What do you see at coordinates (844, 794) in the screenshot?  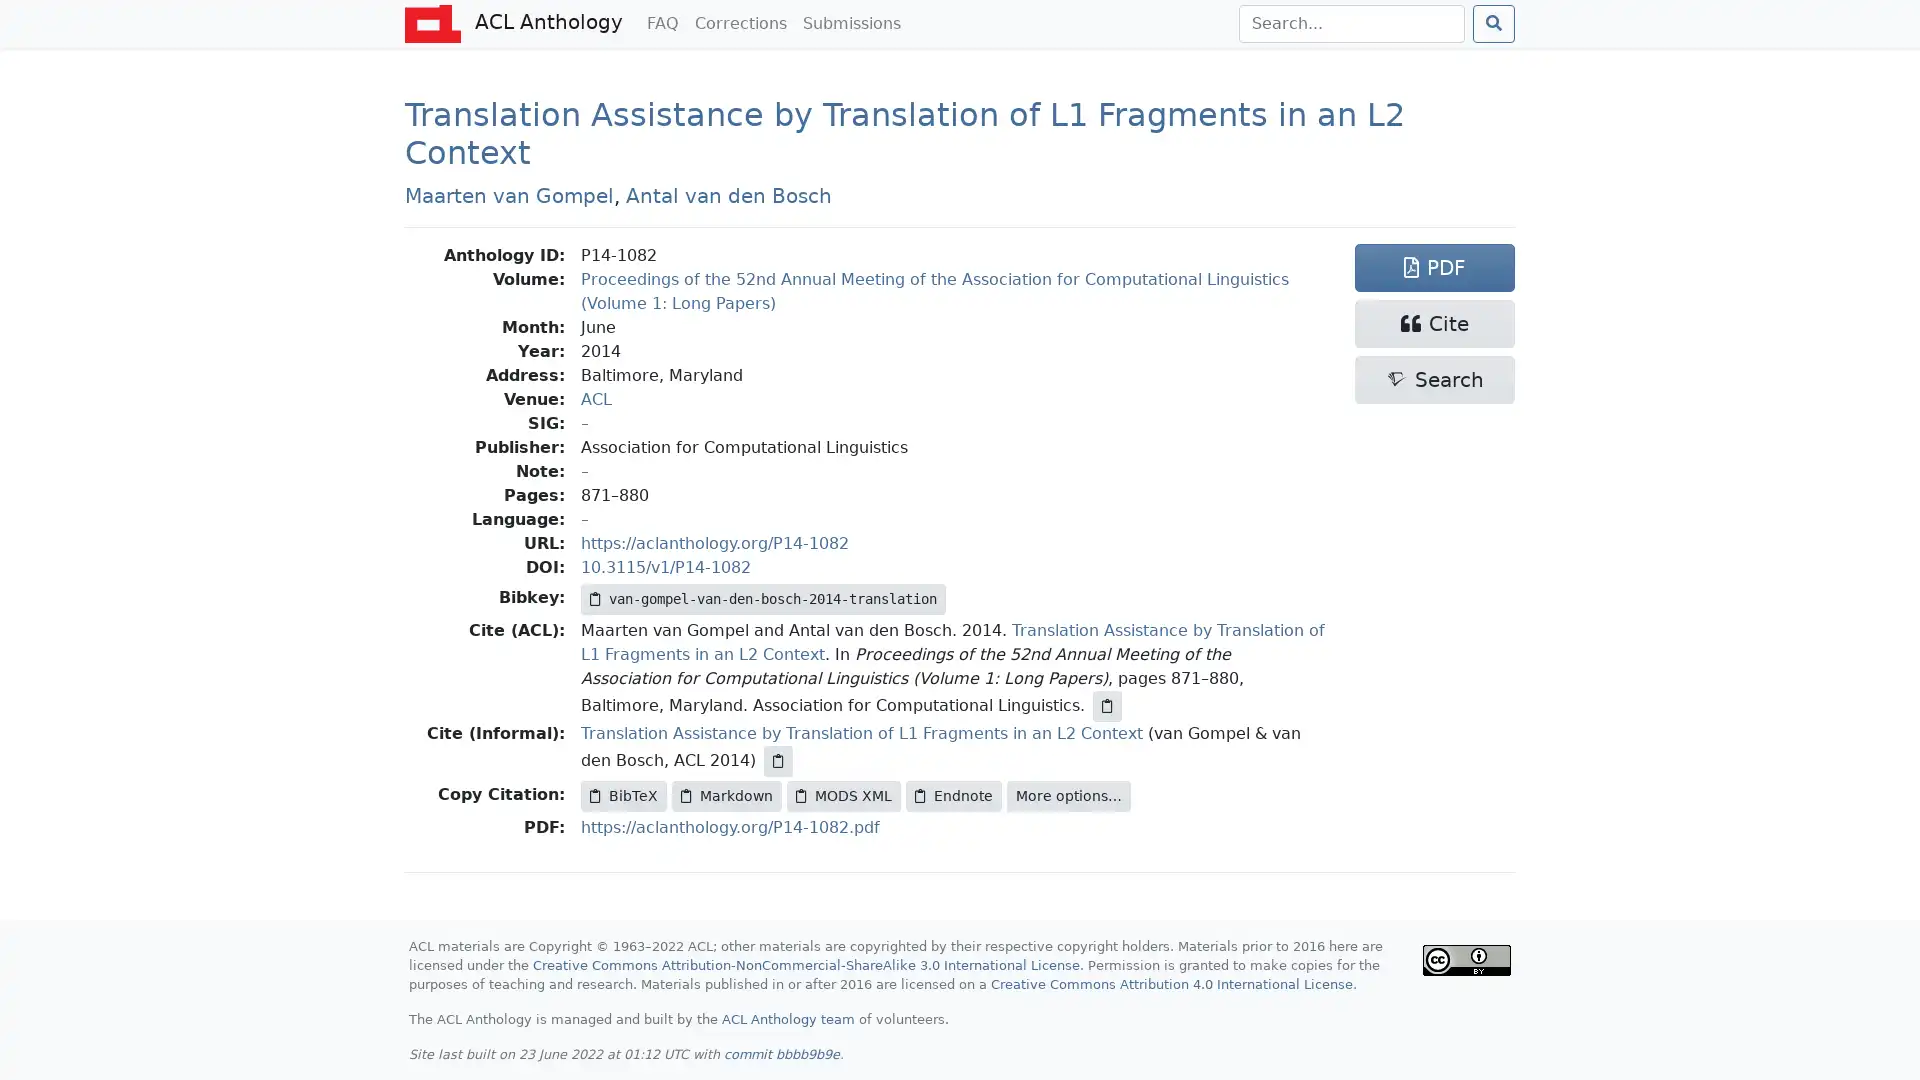 I see `MODS XML` at bounding box center [844, 794].